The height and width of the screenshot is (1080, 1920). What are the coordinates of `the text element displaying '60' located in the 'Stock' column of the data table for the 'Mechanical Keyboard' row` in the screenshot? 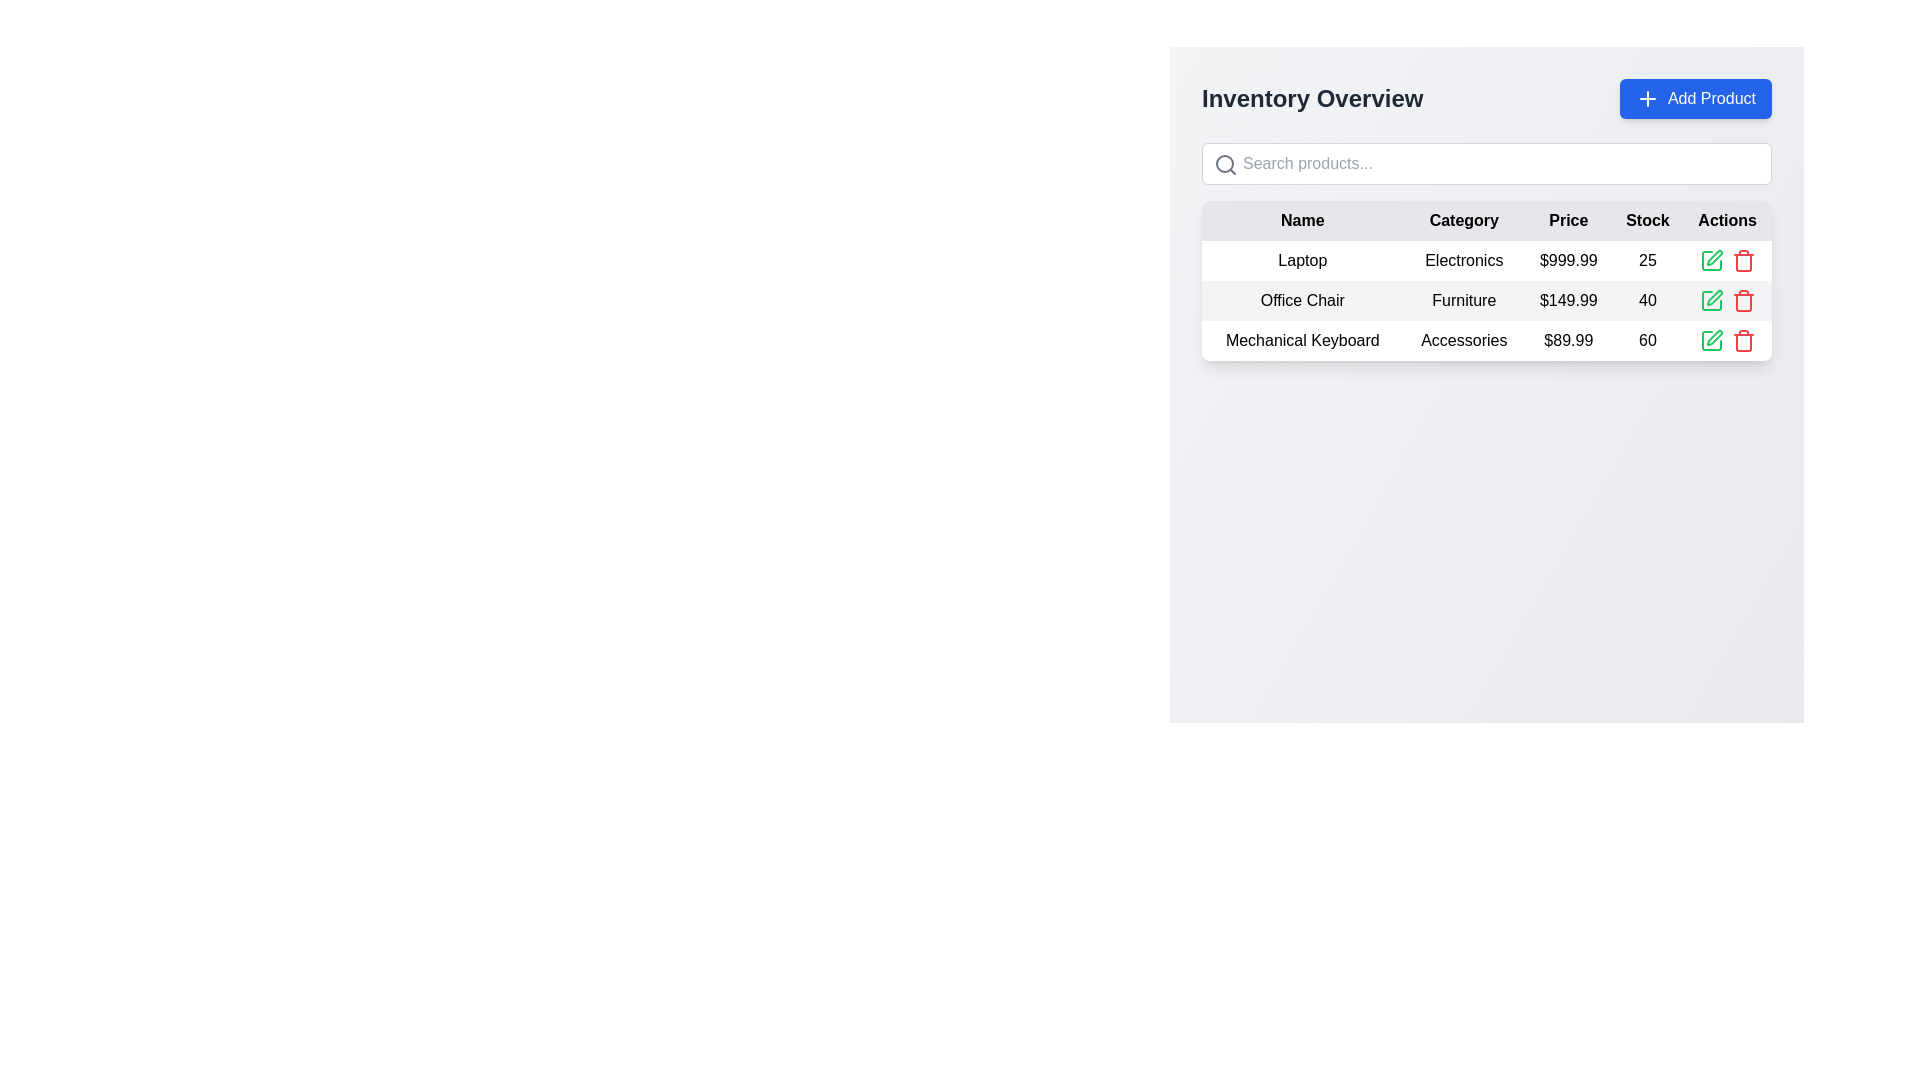 It's located at (1647, 339).